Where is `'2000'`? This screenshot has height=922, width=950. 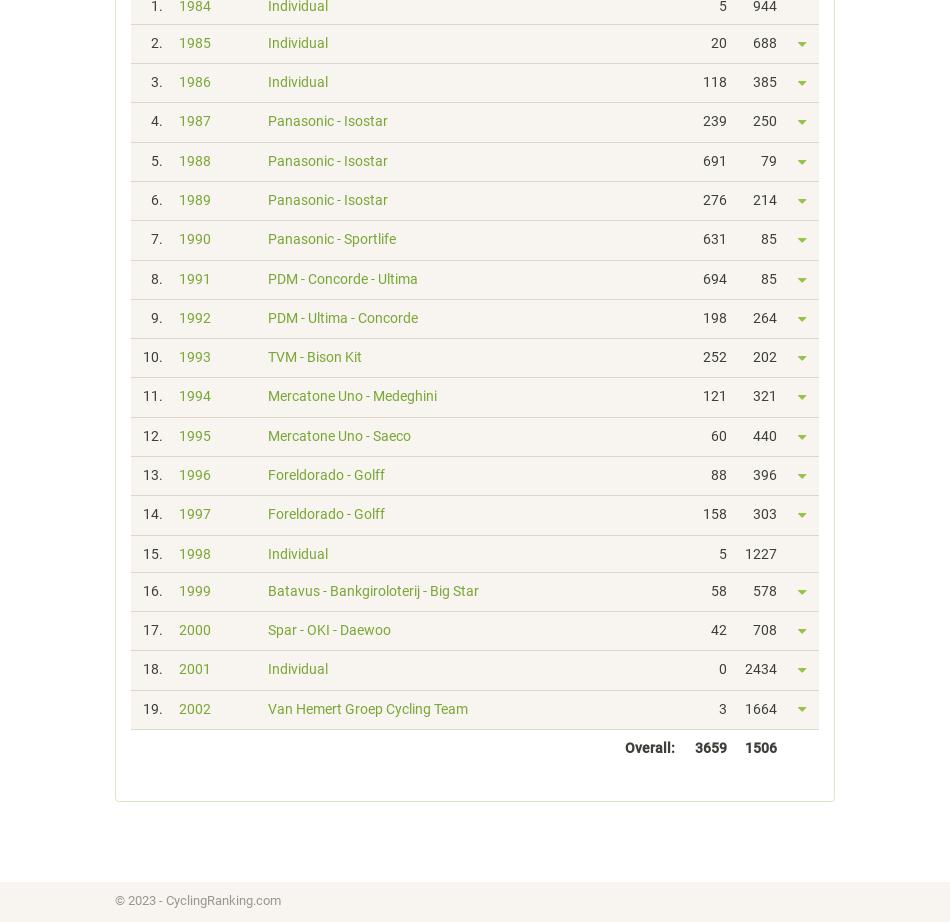
'2000' is located at coordinates (178, 628).